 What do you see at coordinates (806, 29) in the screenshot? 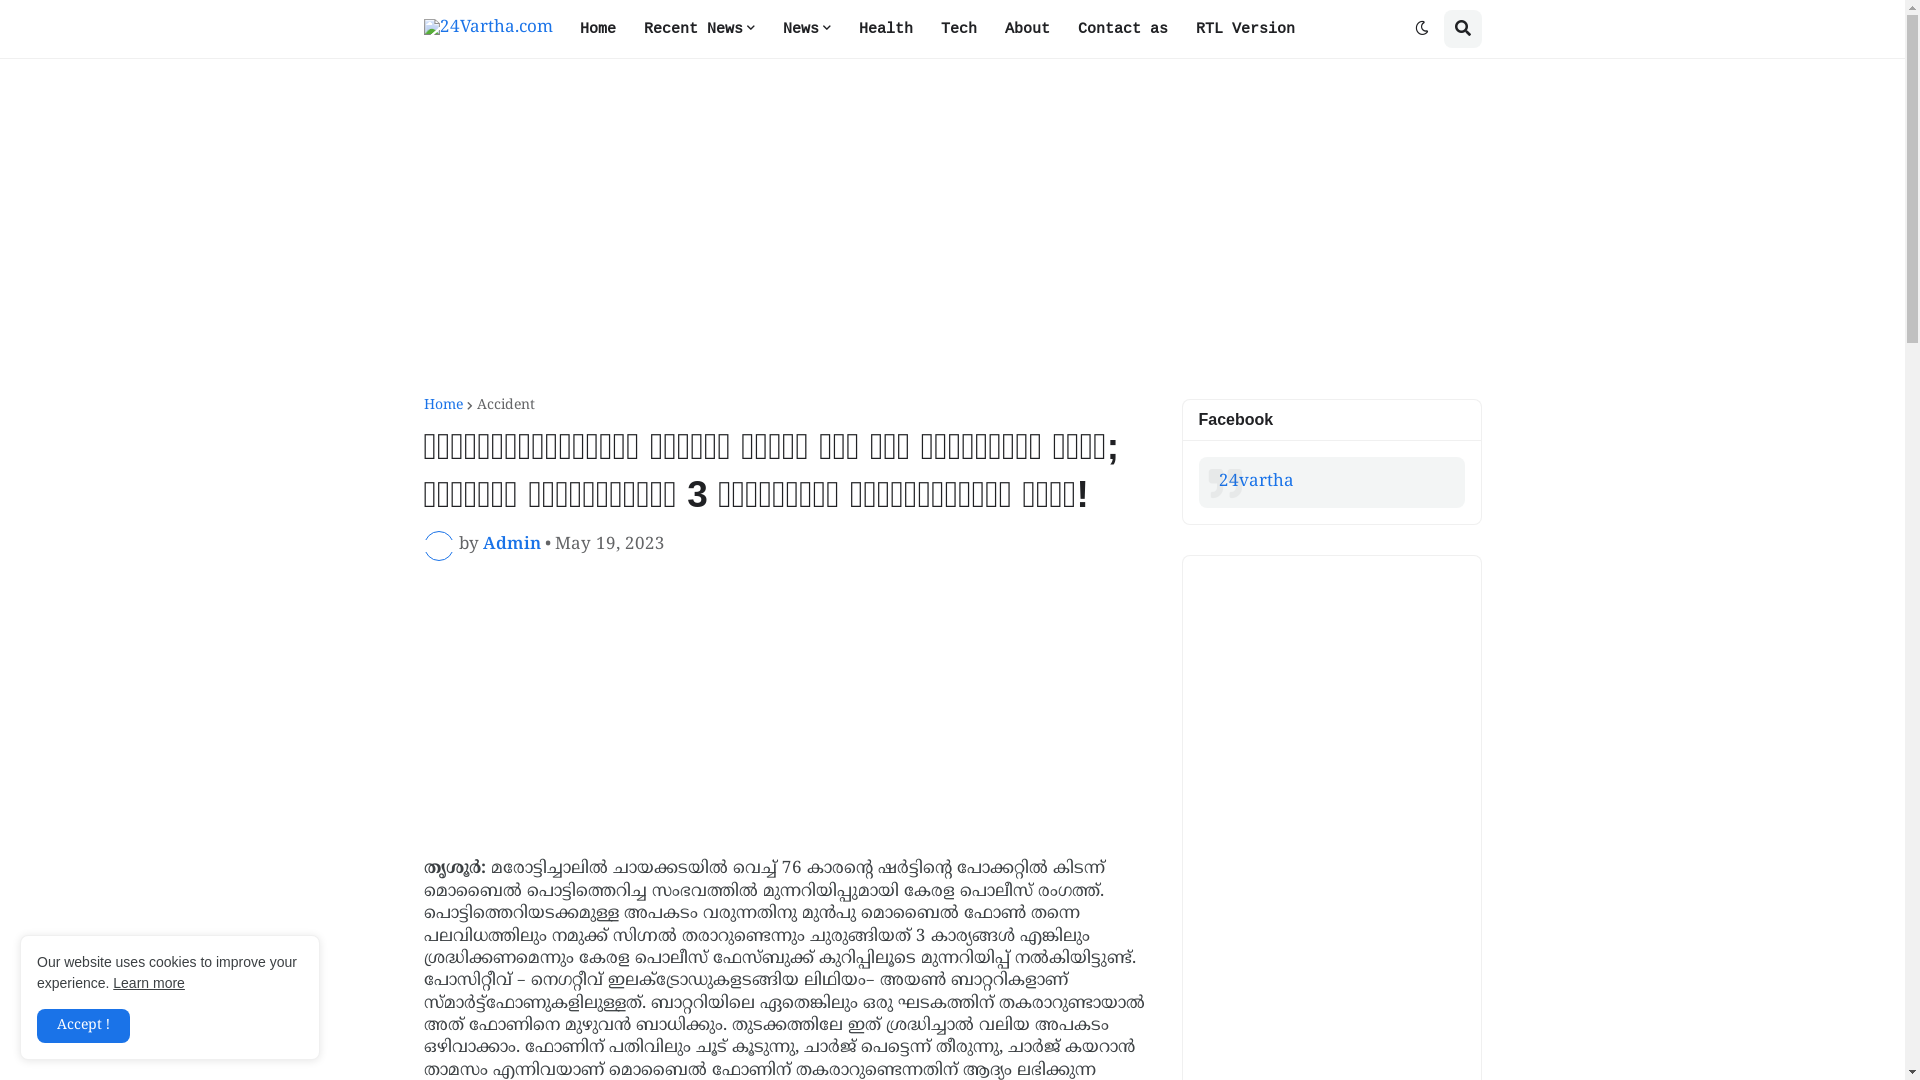
I see `'News'` at bounding box center [806, 29].